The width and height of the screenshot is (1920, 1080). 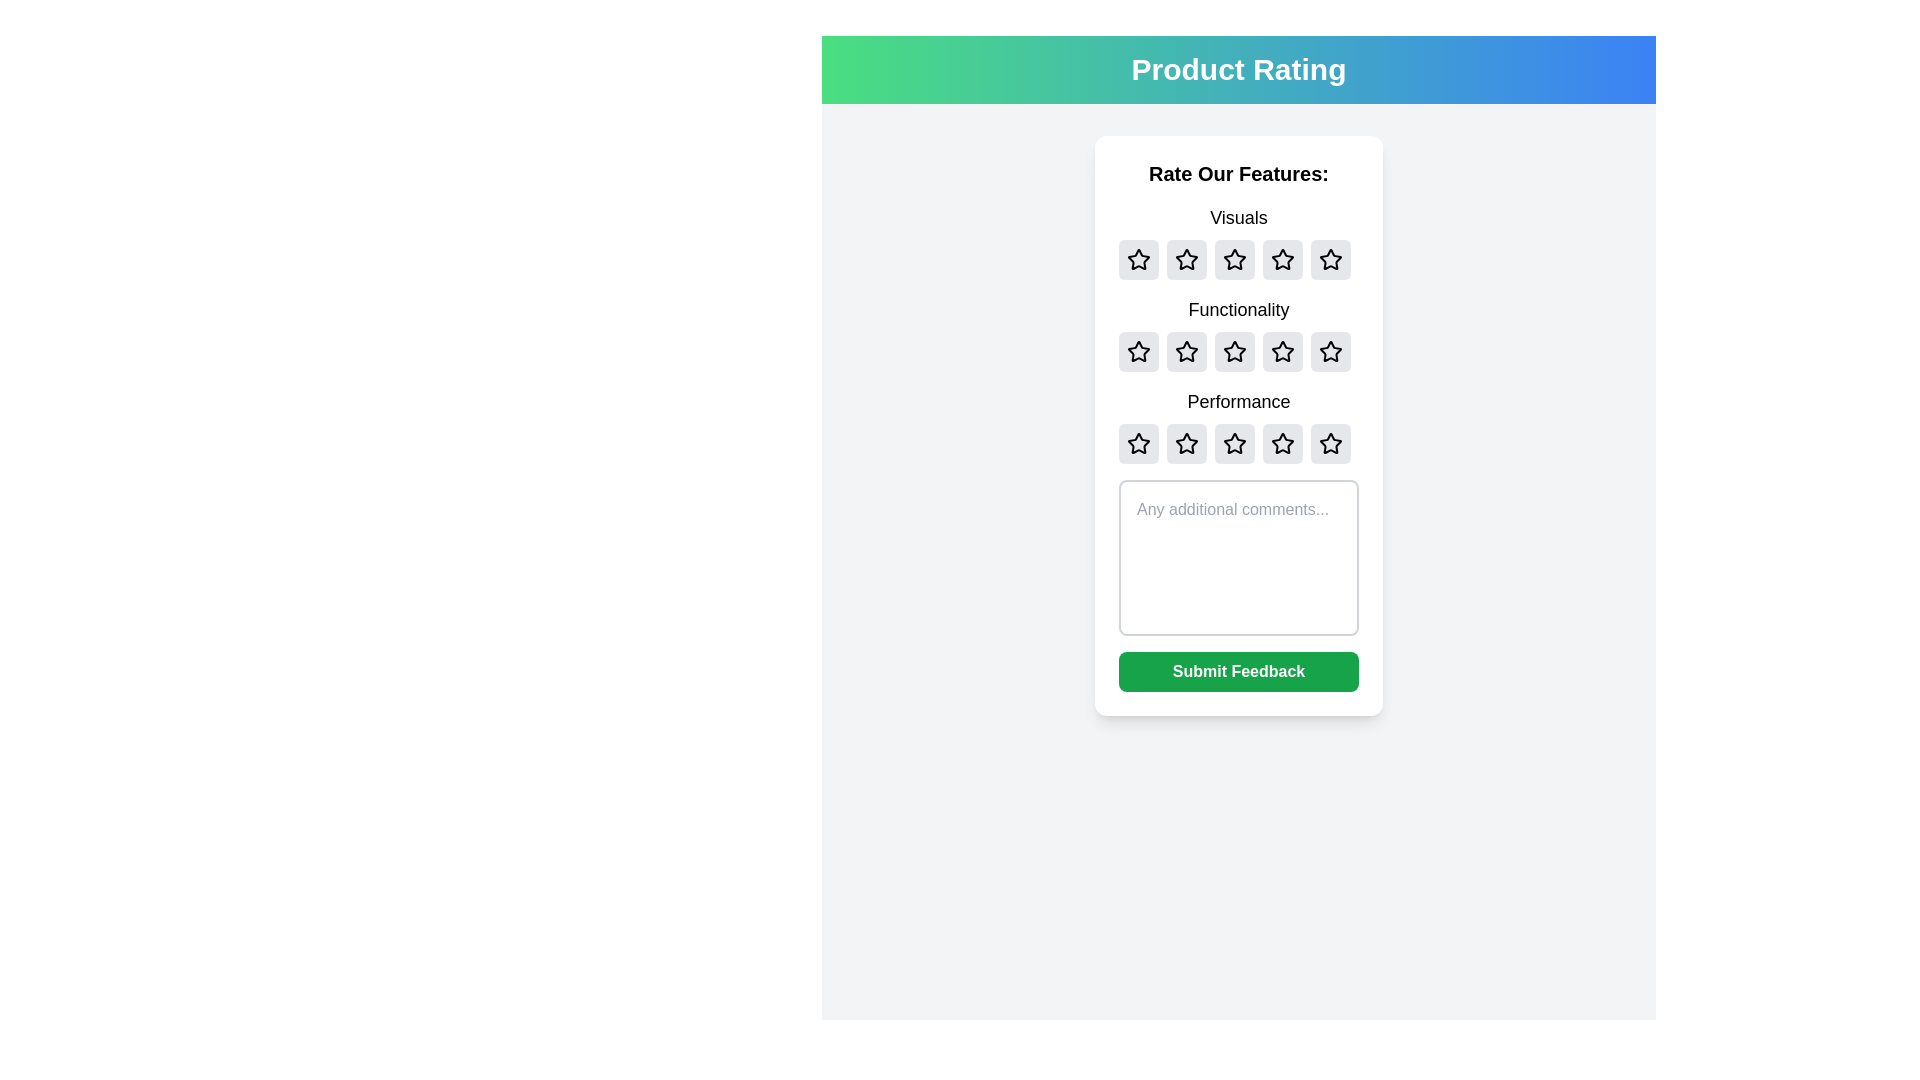 What do you see at coordinates (1329, 442) in the screenshot?
I see `the fifth star in the 'Performance' row of the rating interface` at bounding box center [1329, 442].